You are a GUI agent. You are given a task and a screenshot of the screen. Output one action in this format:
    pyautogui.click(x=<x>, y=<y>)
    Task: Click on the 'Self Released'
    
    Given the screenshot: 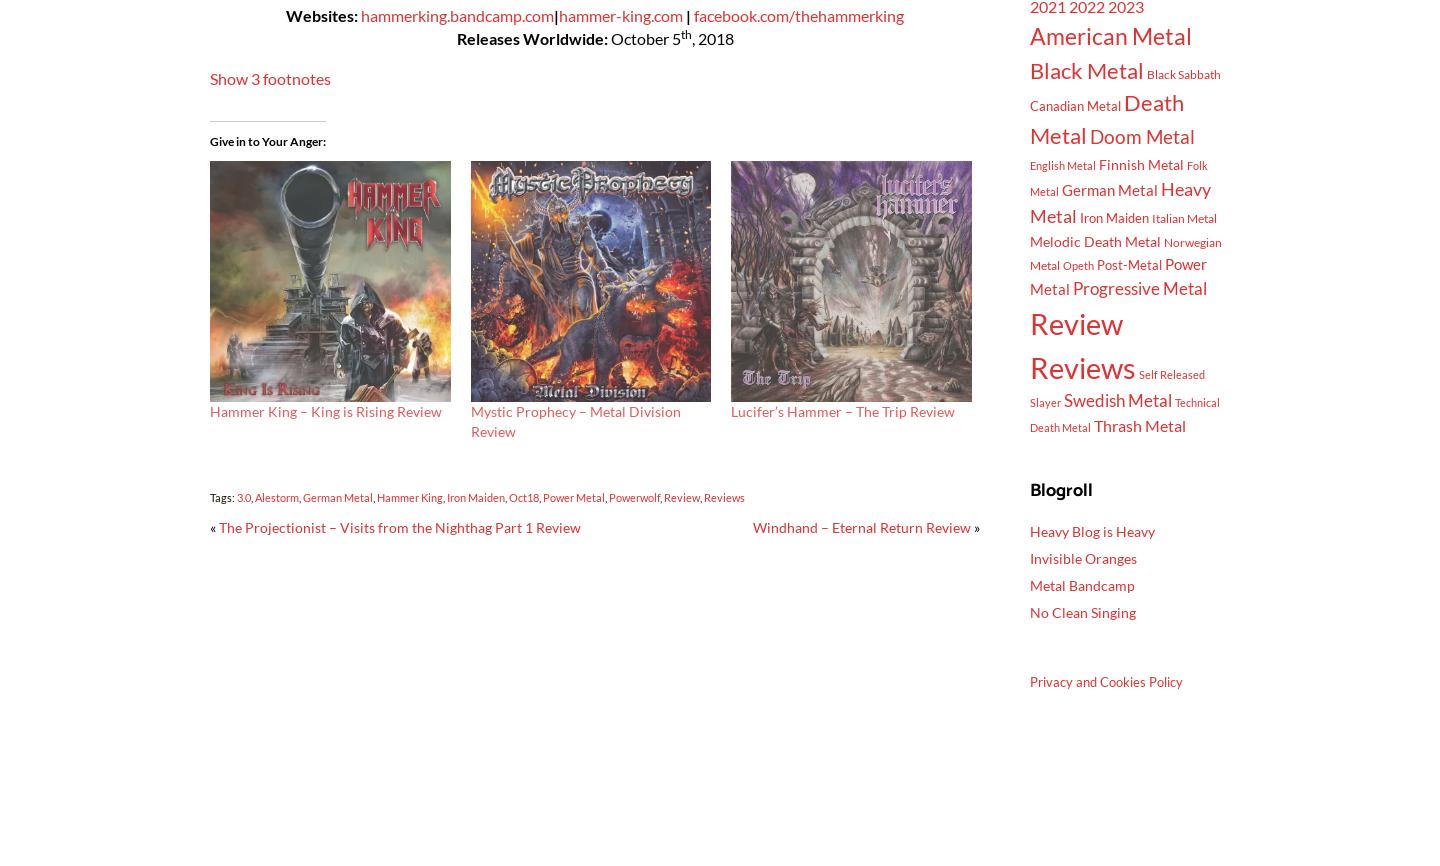 What is the action you would take?
    pyautogui.click(x=1172, y=372)
    